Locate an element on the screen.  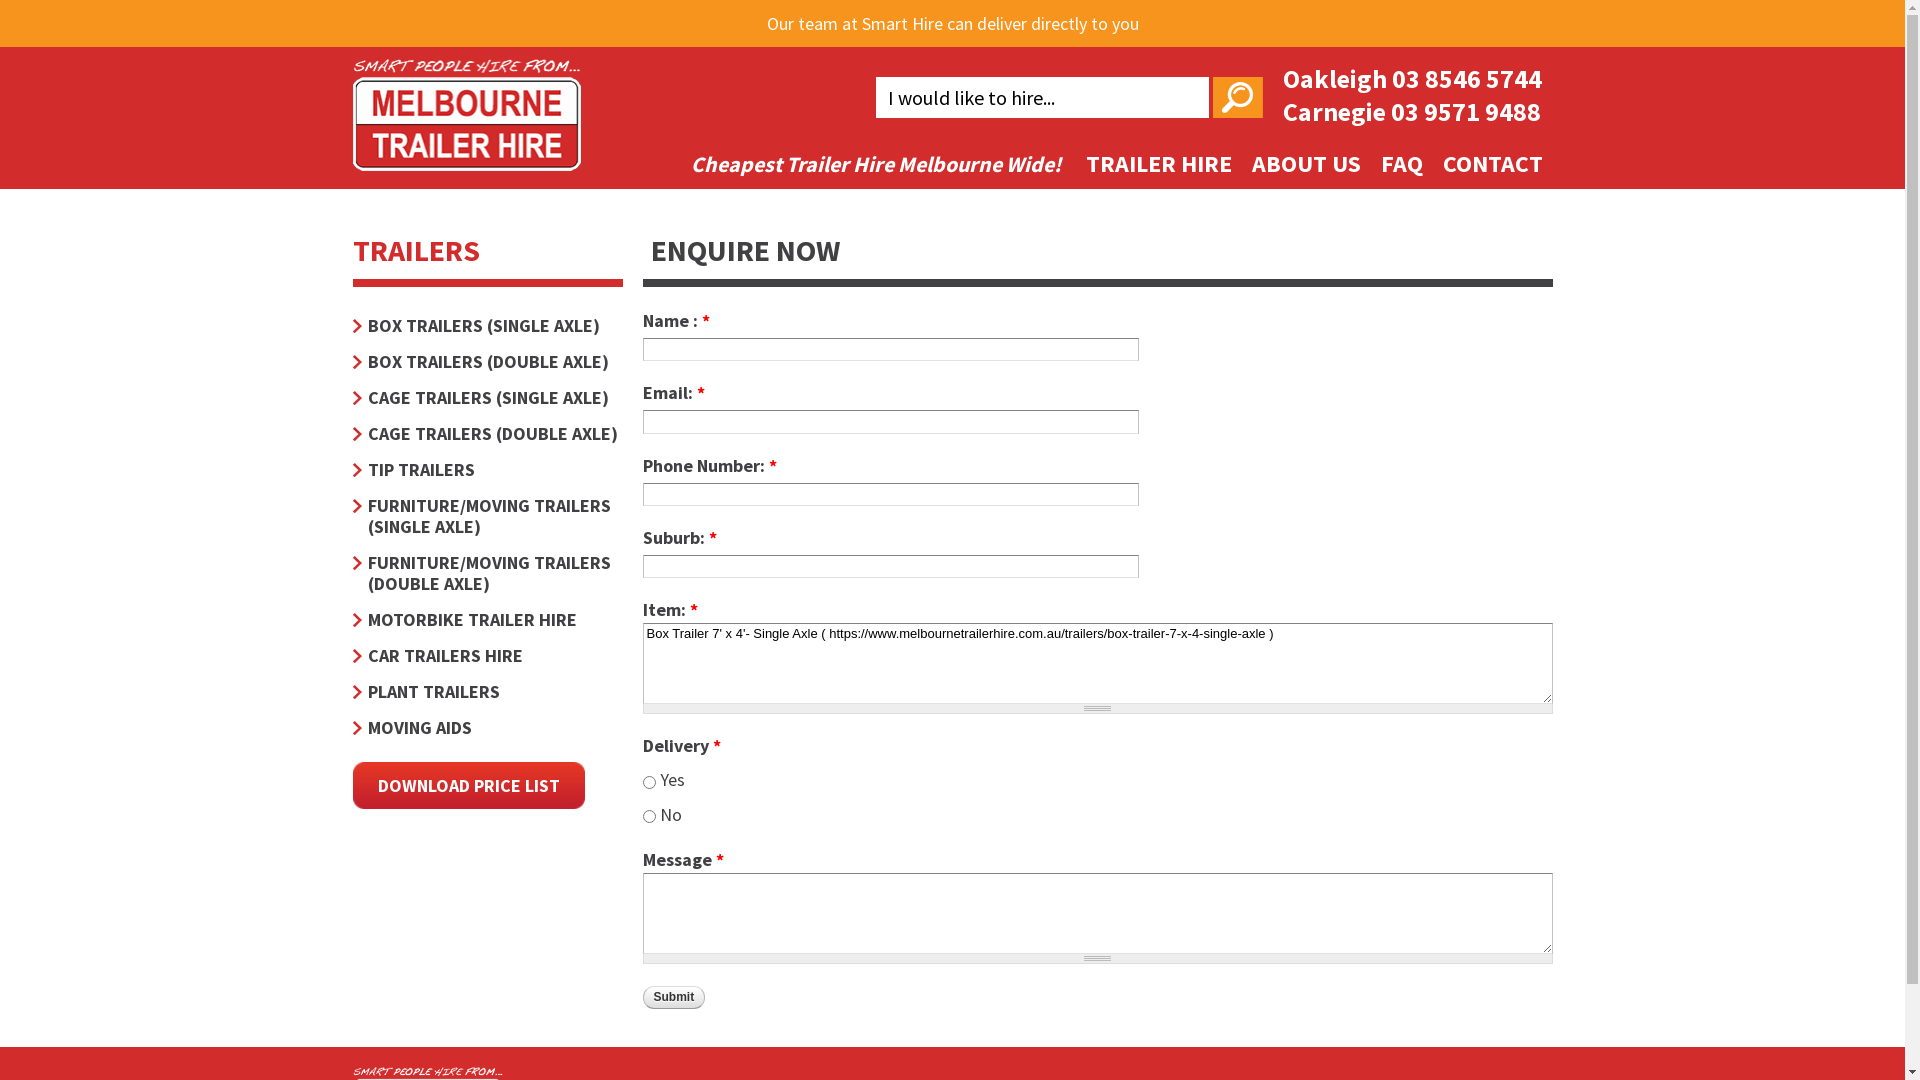
'TIP TRAILERS' is located at coordinates (486, 469).